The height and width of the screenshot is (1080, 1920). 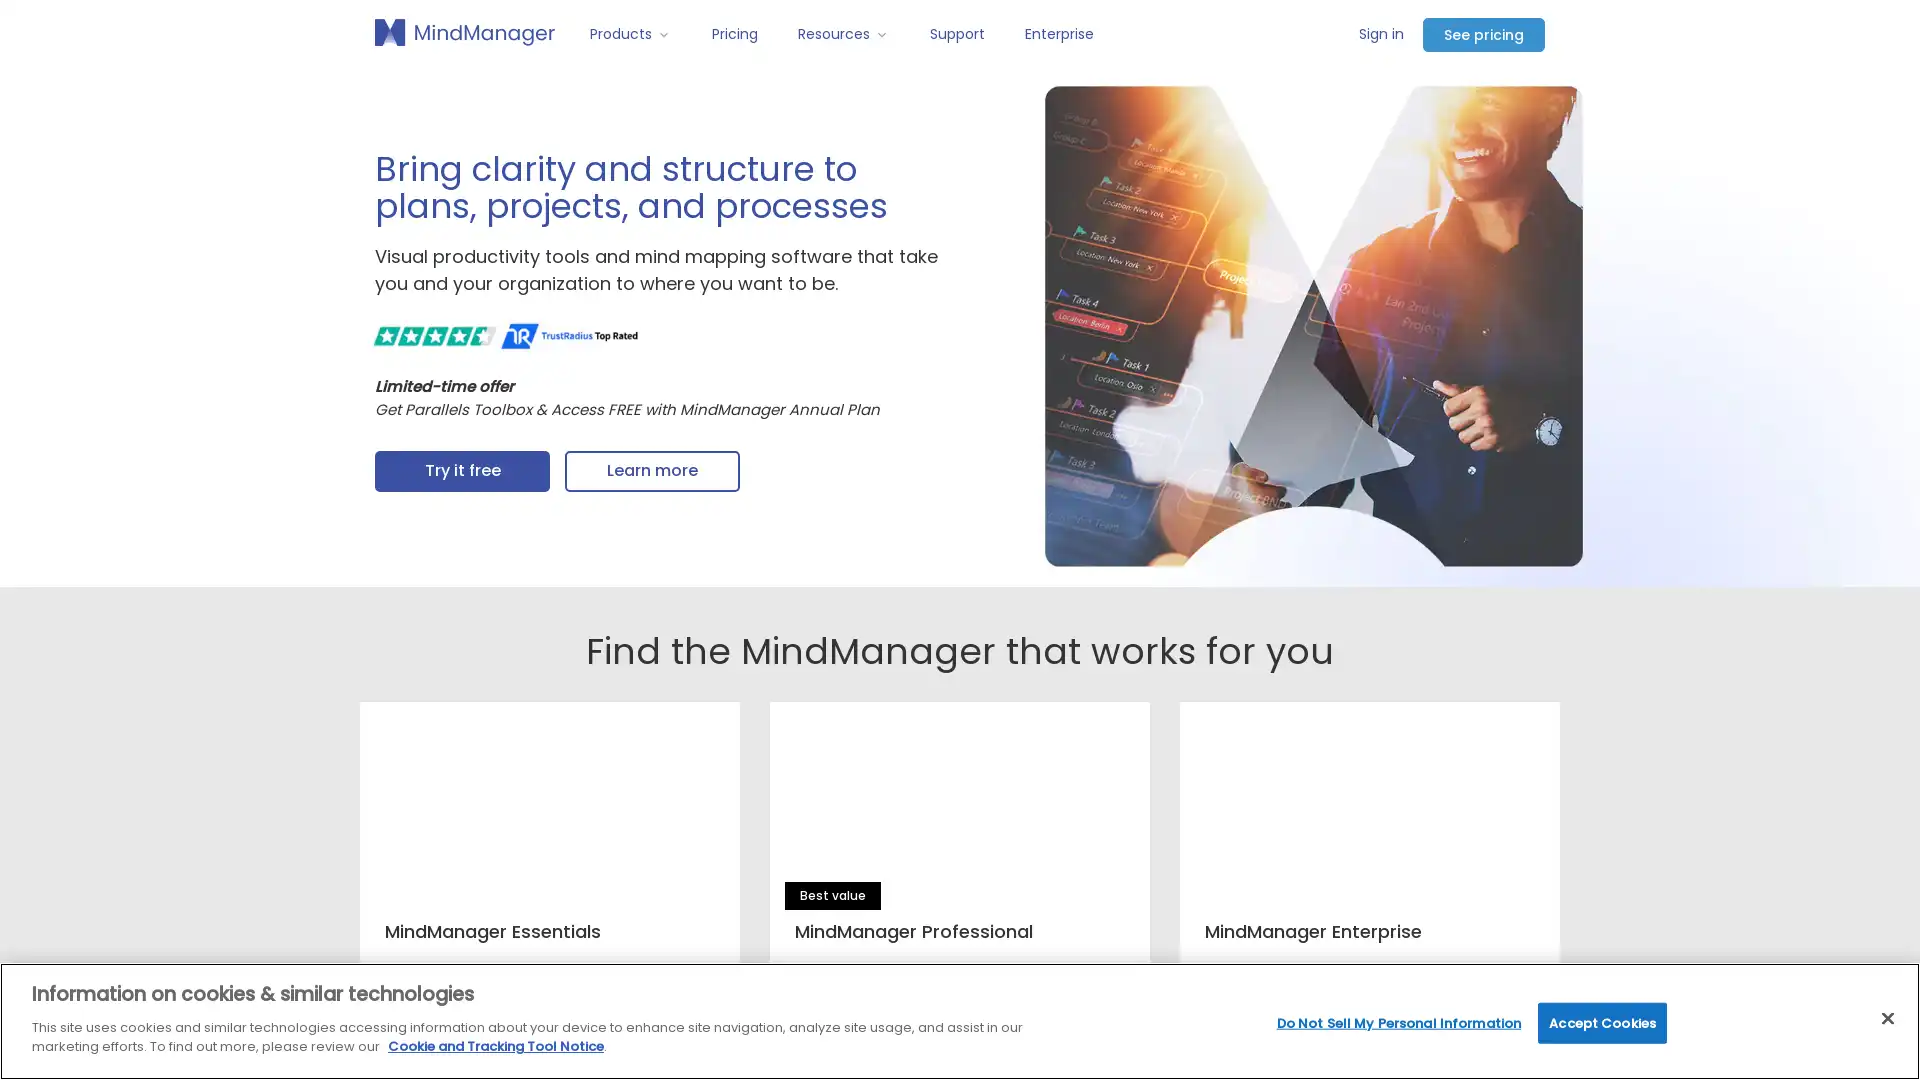 I want to click on Close, so click(x=1886, y=1018).